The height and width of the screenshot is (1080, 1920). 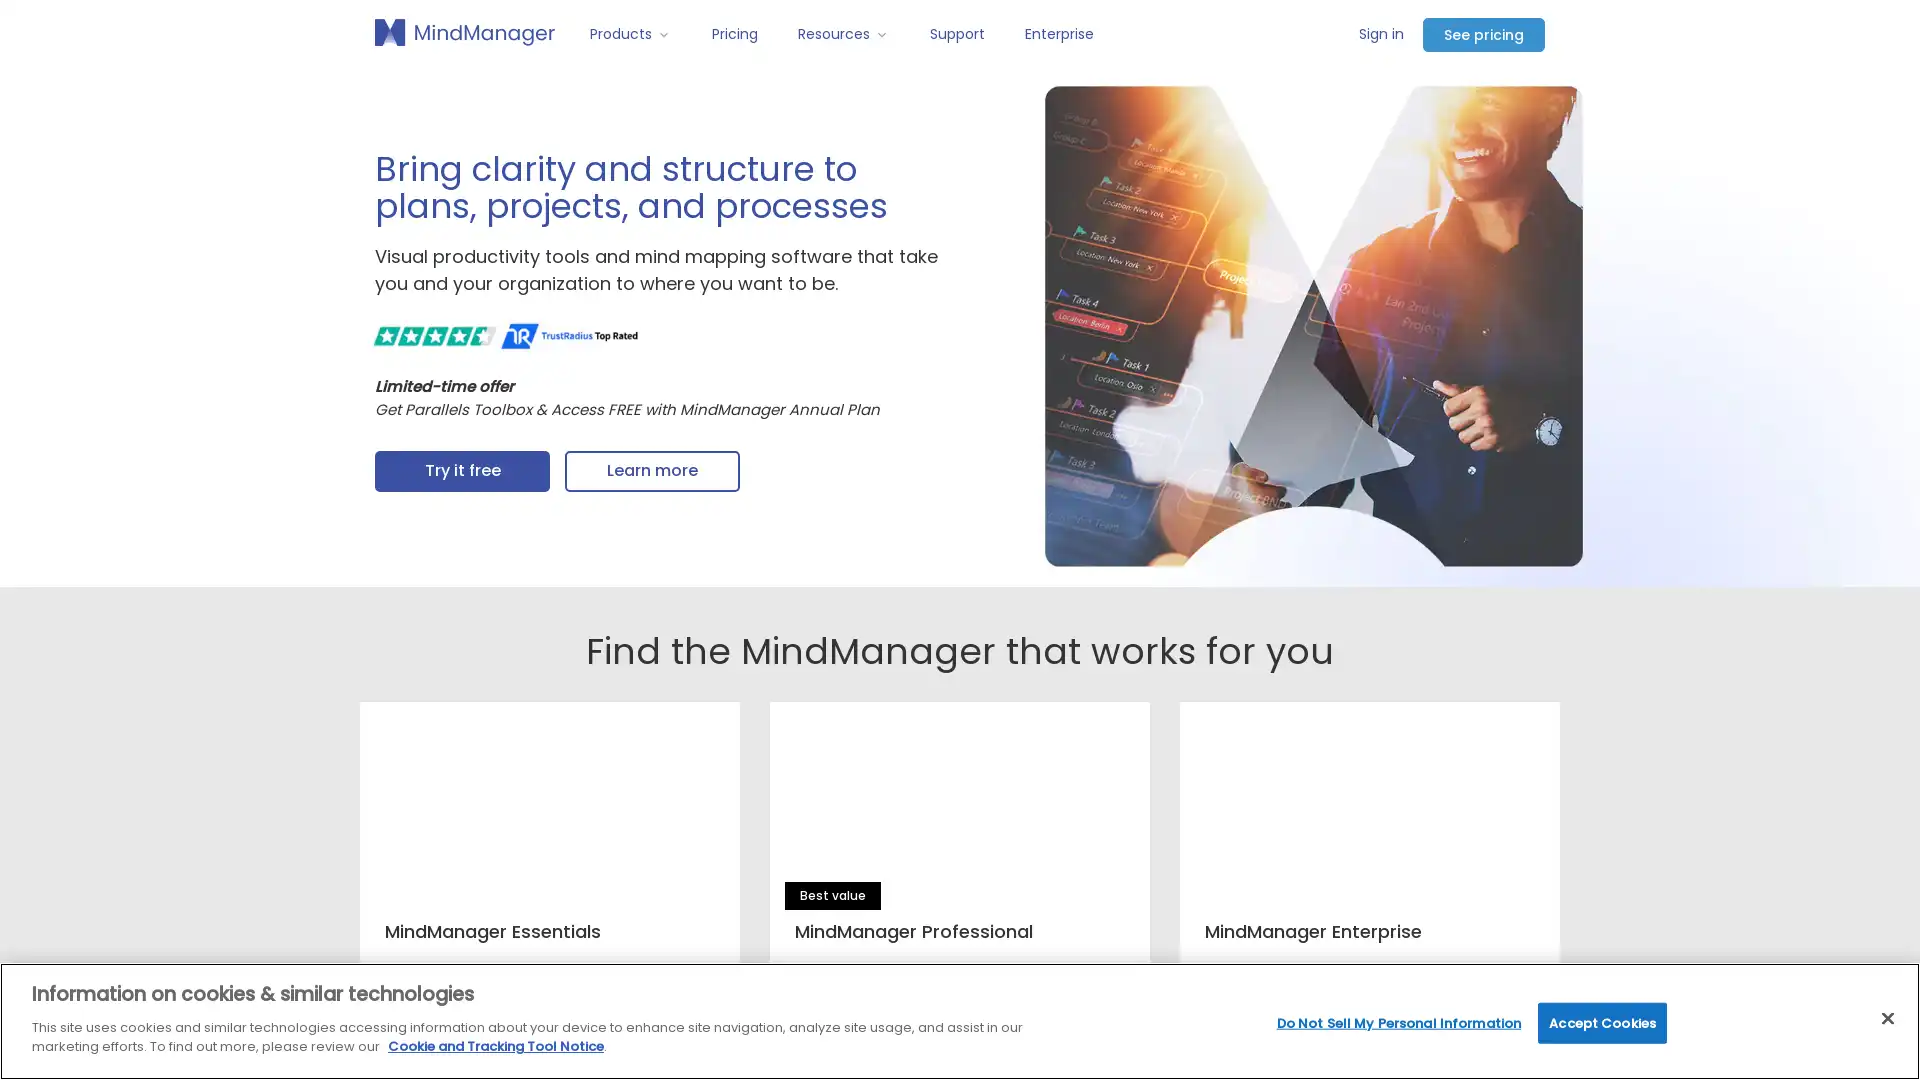 I want to click on Close, so click(x=1886, y=1018).